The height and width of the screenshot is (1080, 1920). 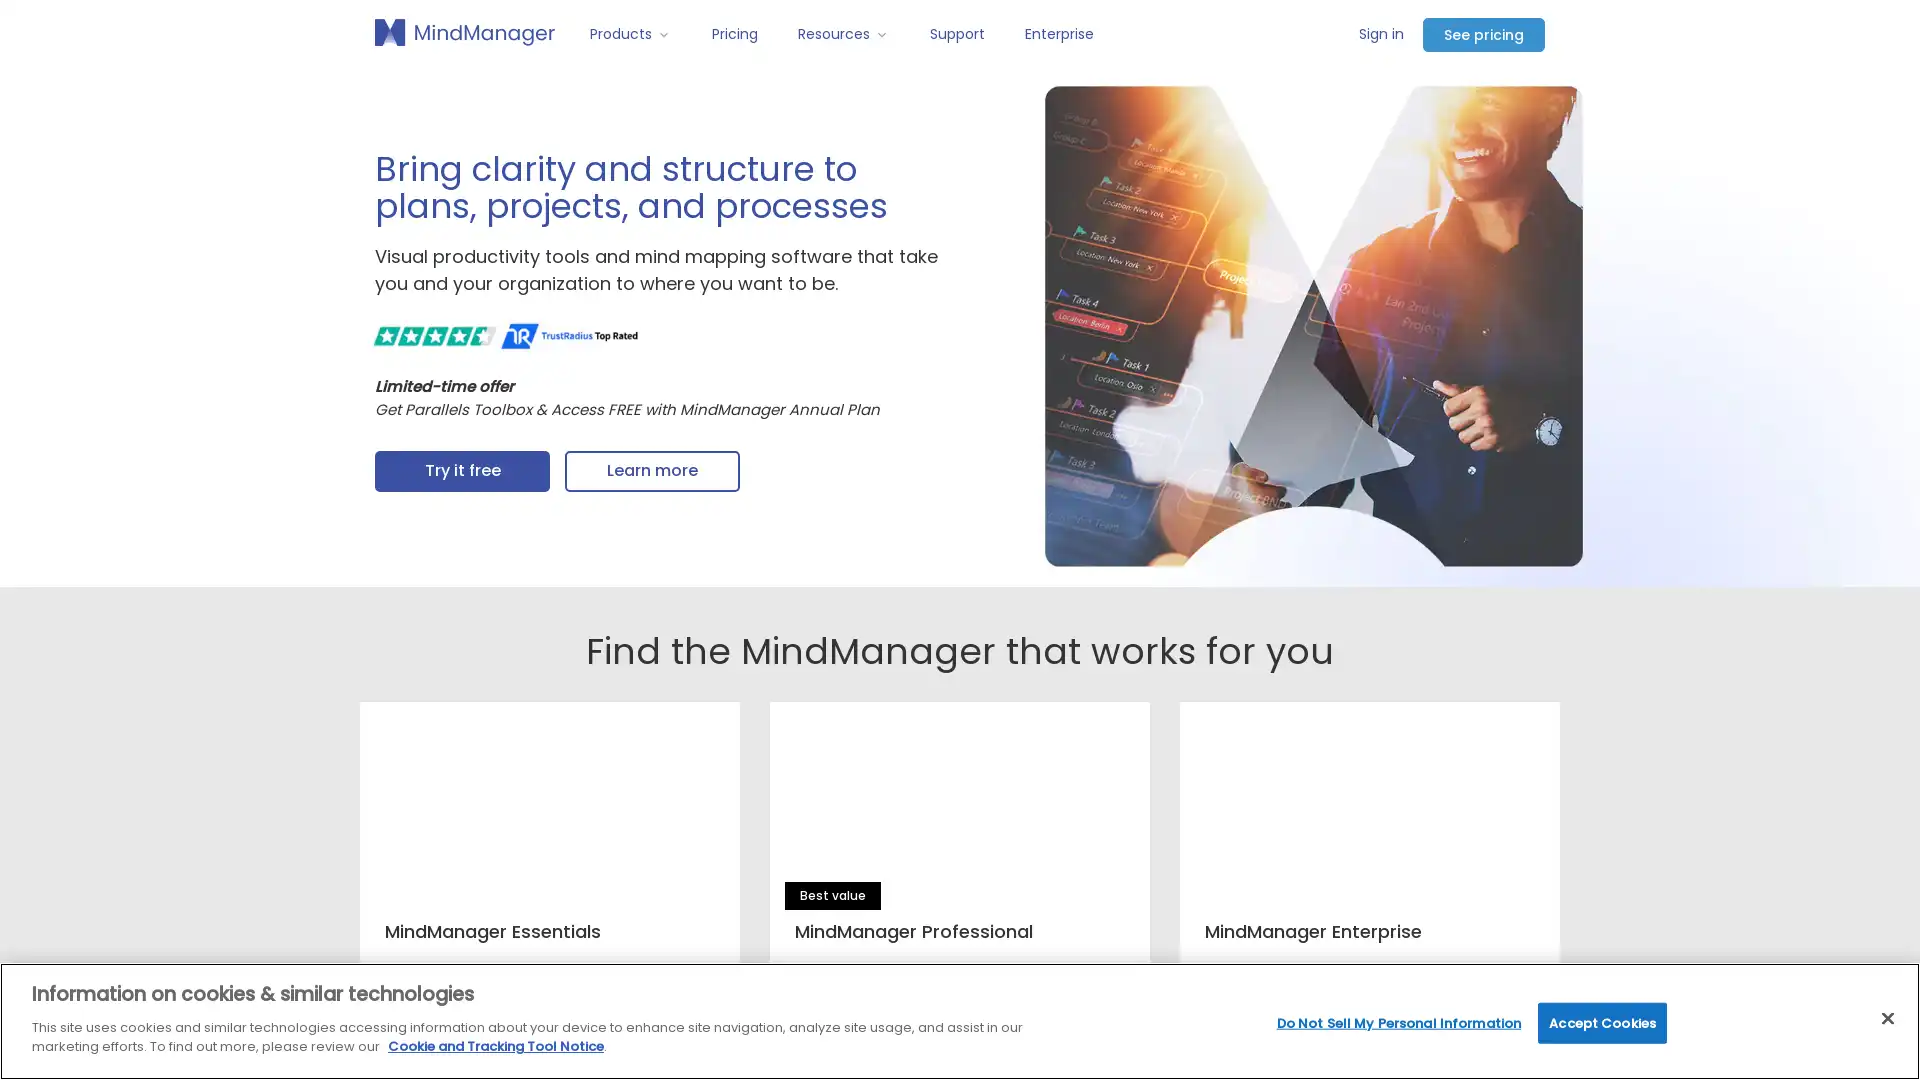 I want to click on Close, so click(x=1886, y=1018).